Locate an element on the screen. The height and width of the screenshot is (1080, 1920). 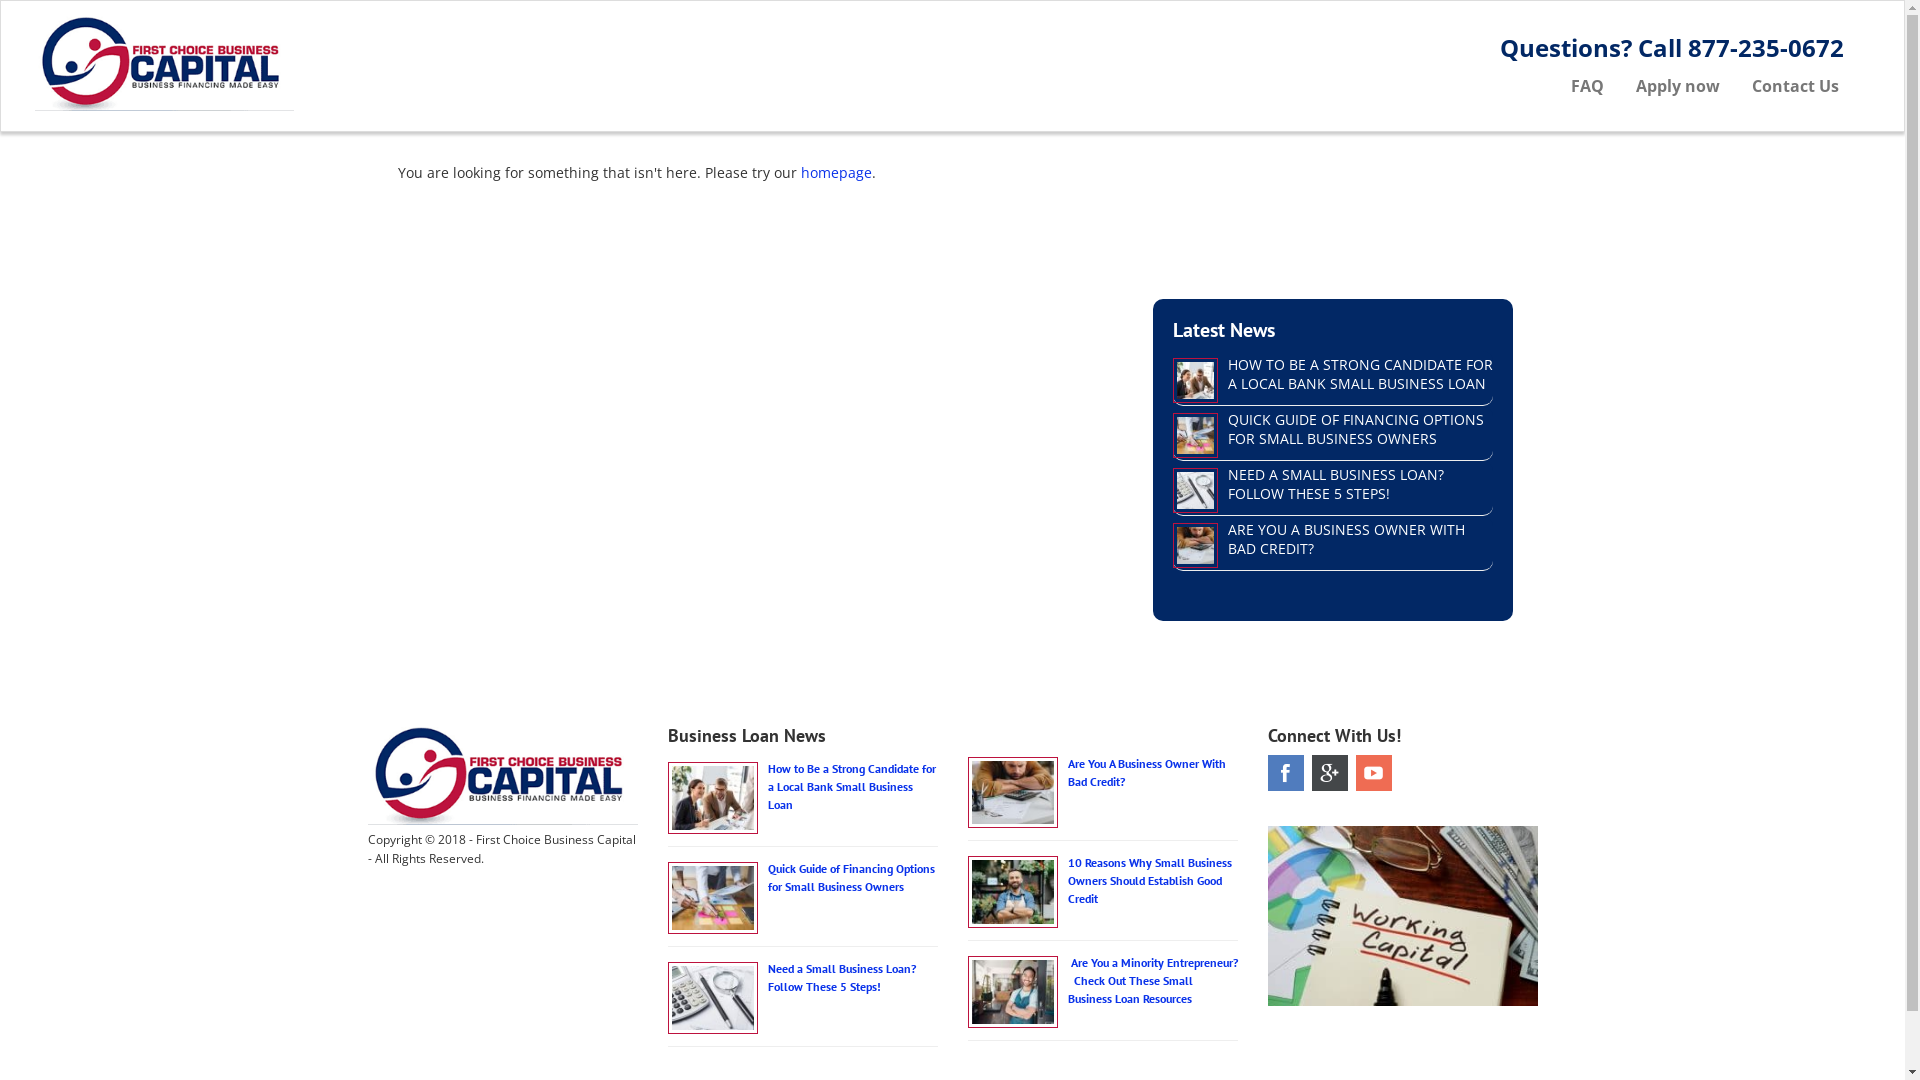
'homepage' is located at coordinates (835, 171).